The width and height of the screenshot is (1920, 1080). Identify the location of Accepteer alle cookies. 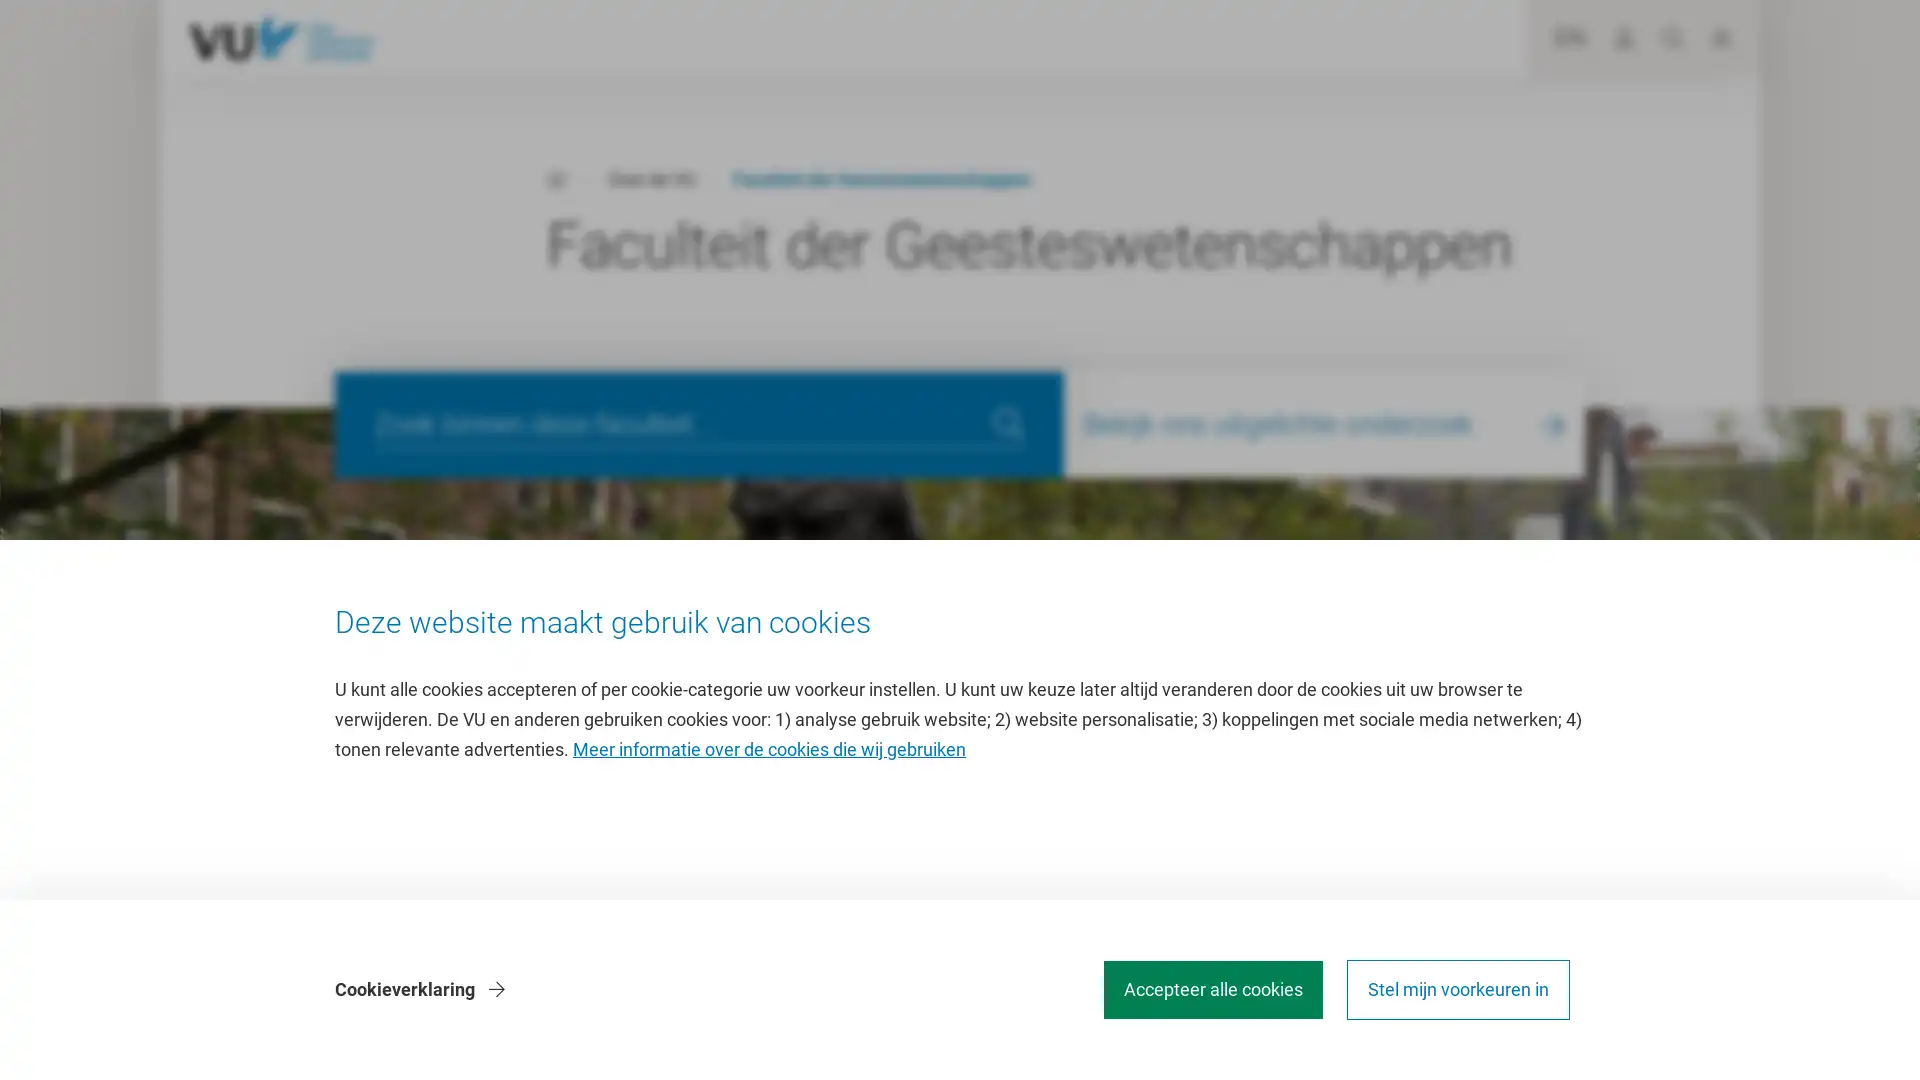
(1212, 990).